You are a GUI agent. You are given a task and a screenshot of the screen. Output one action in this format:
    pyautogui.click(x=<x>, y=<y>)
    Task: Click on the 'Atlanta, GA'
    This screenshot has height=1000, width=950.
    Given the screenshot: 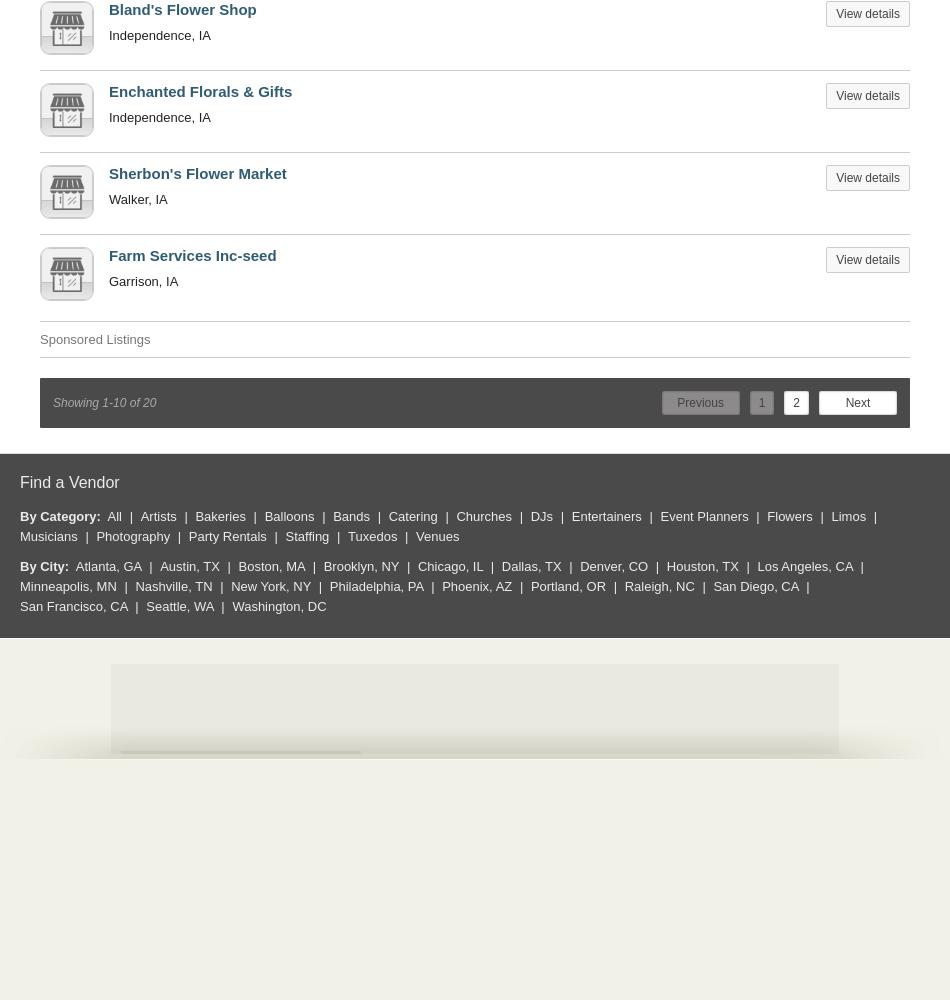 What is the action you would take?
    pyautogui.click(x=108, y=564)
    